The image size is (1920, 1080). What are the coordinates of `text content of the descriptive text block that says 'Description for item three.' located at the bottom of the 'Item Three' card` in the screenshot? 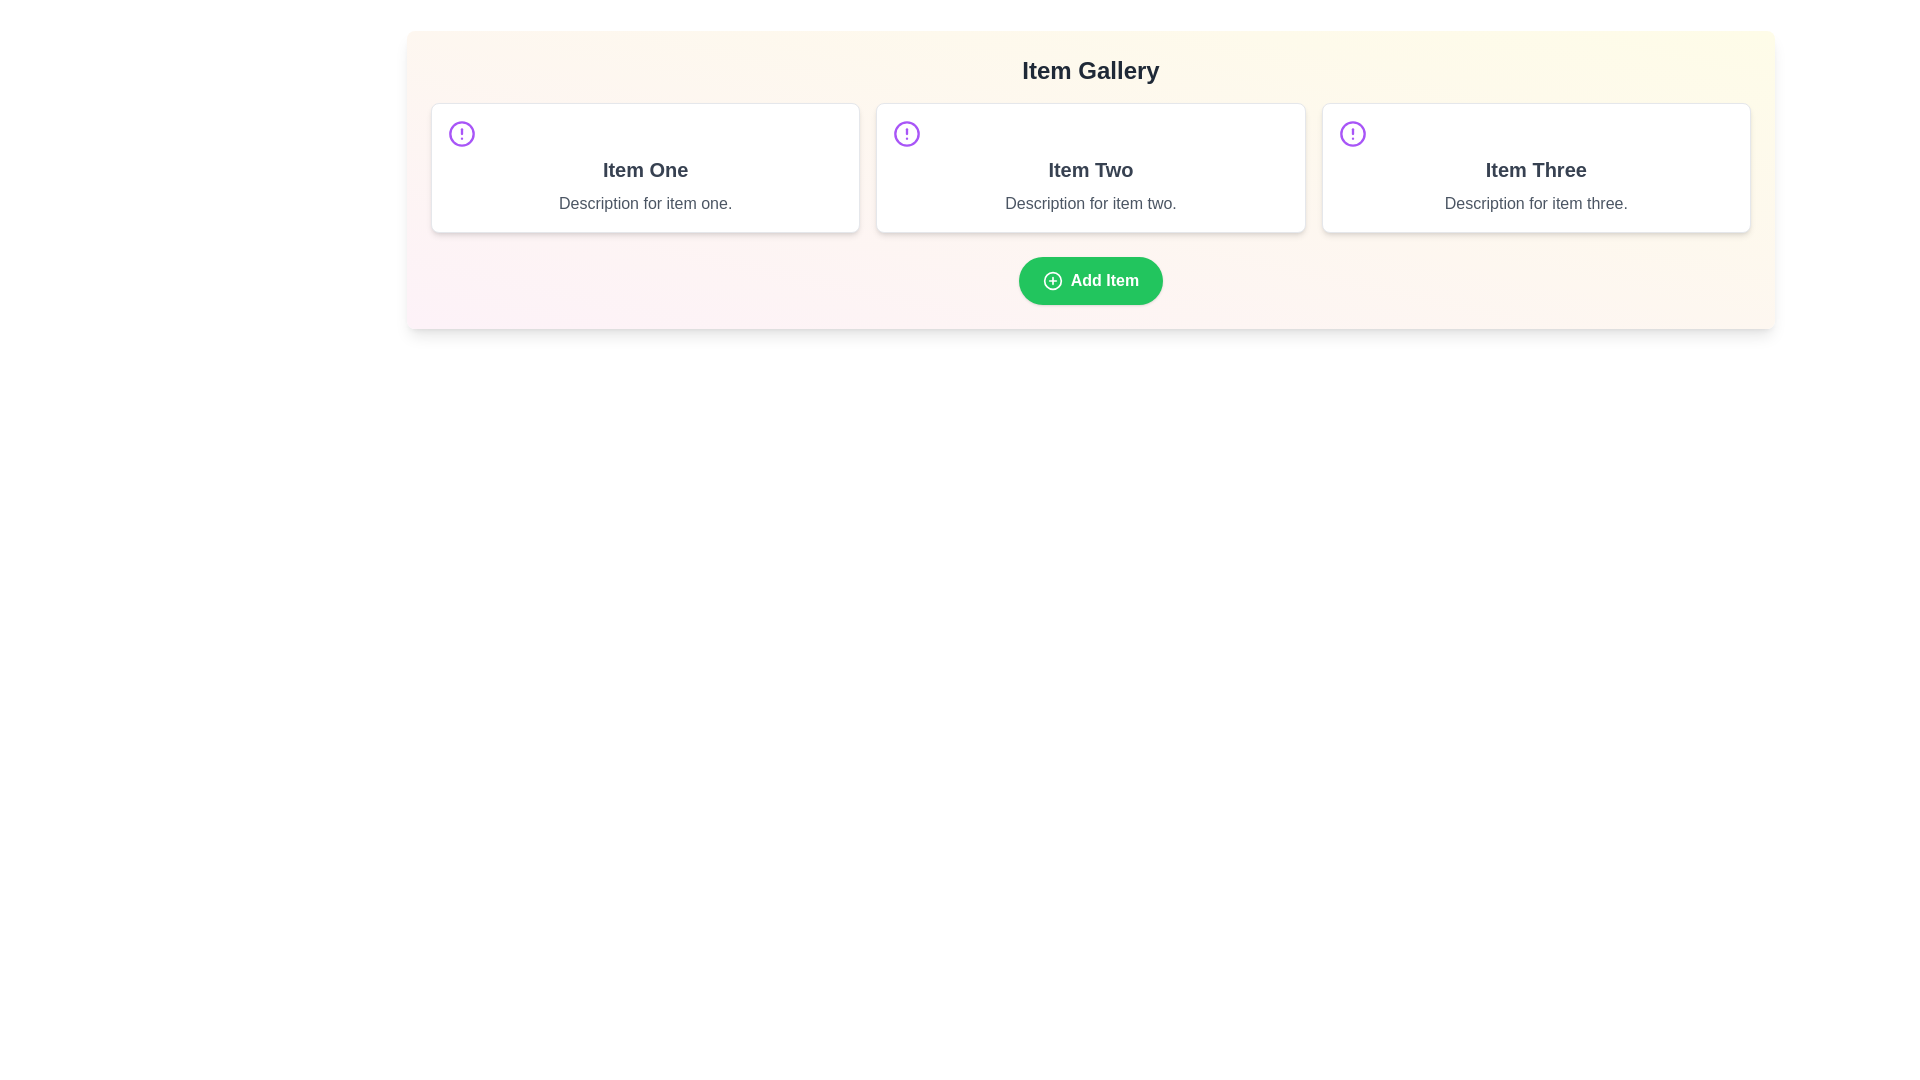 It's located at (1535, 204).